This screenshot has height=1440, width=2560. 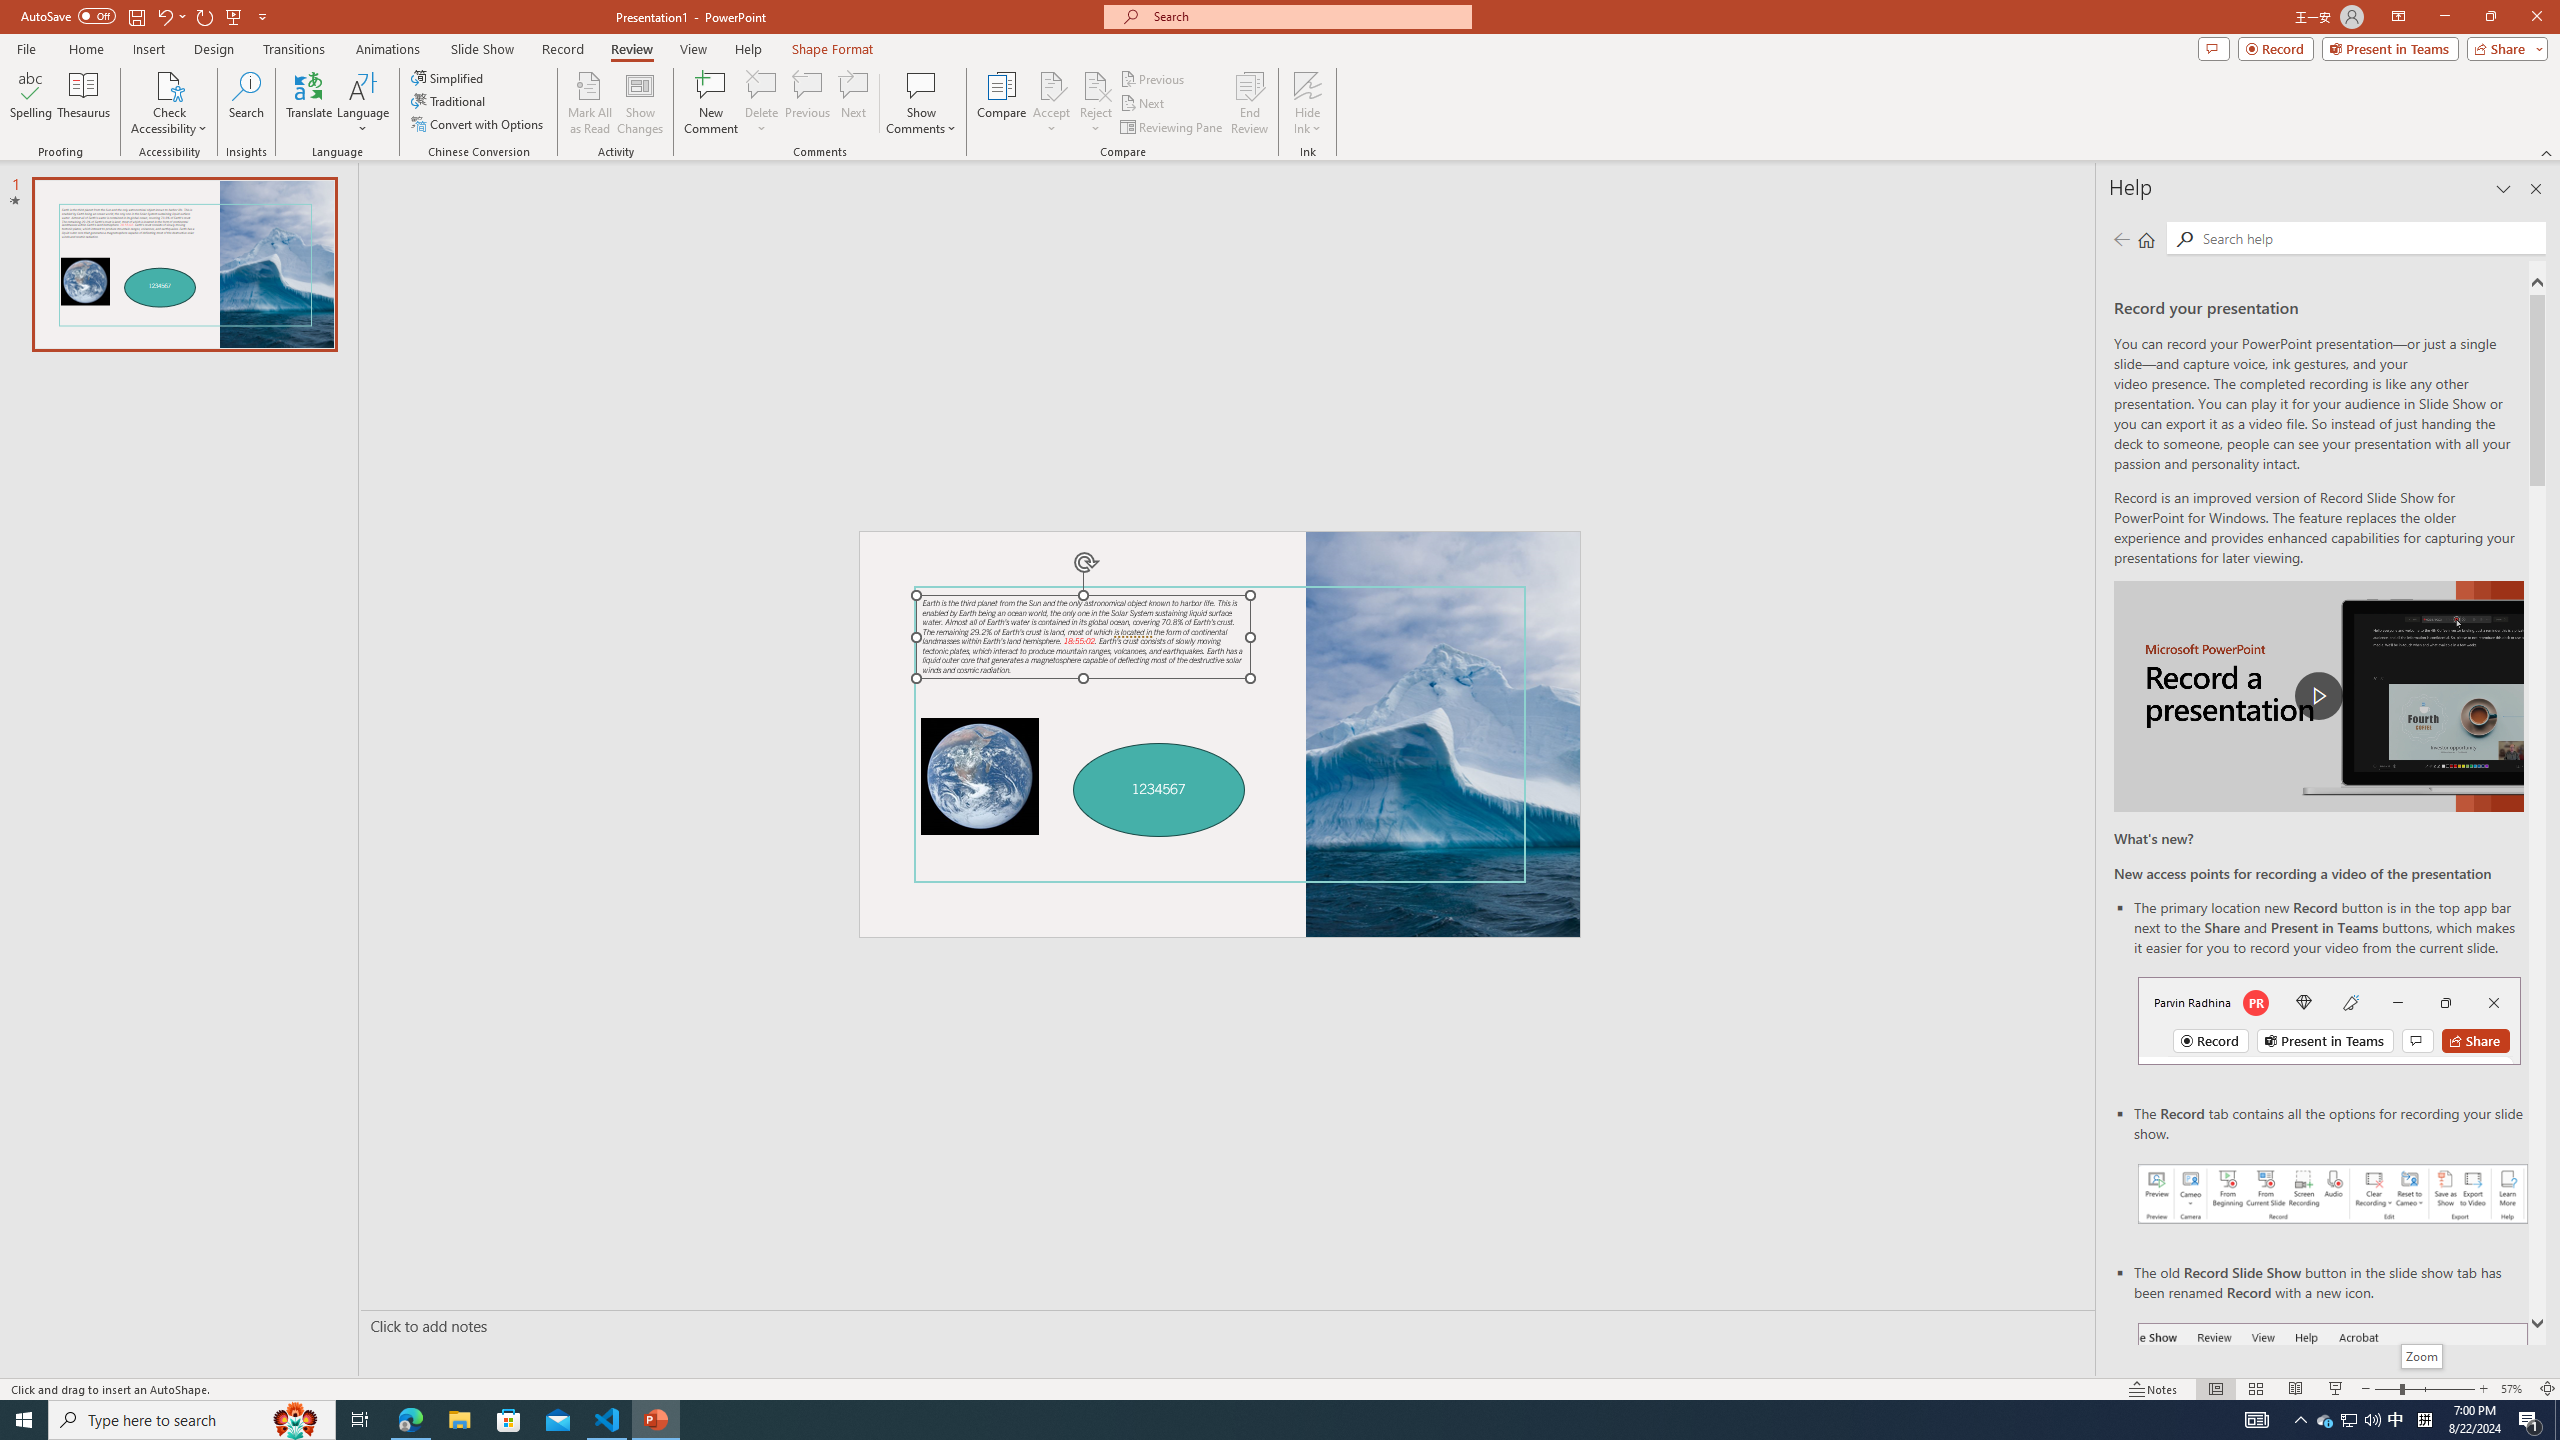 What do you see at coordinates (1094, 84) in the screenshot?
I see `'Reject Change'` at bounding box center [1094, 84].